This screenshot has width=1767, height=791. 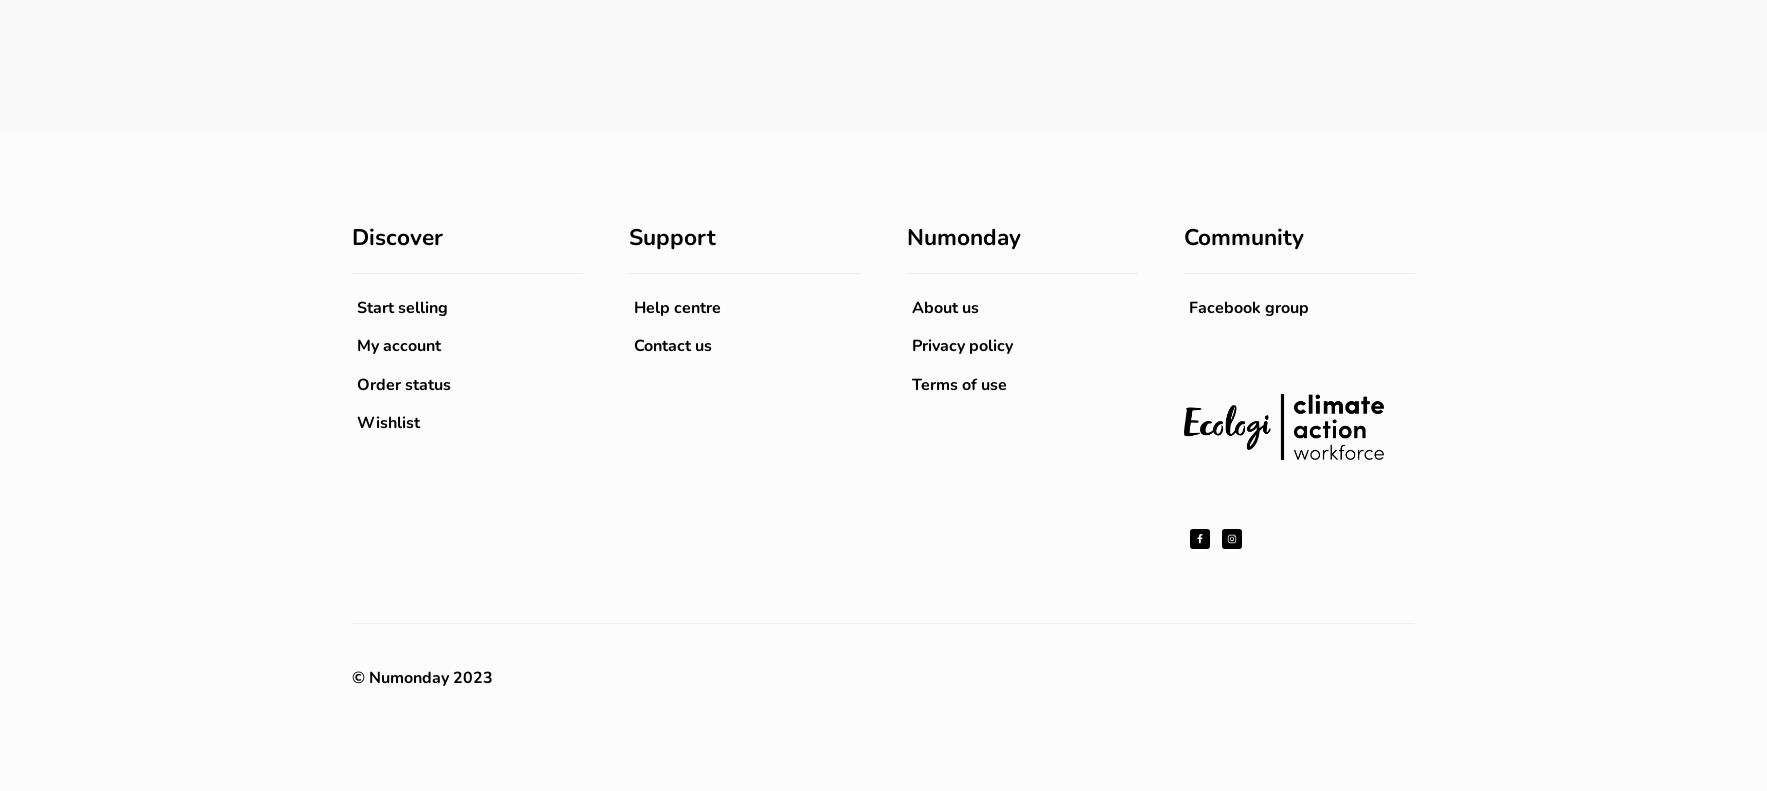 I want to click on 'Contact us', so click(x=672, y=344).